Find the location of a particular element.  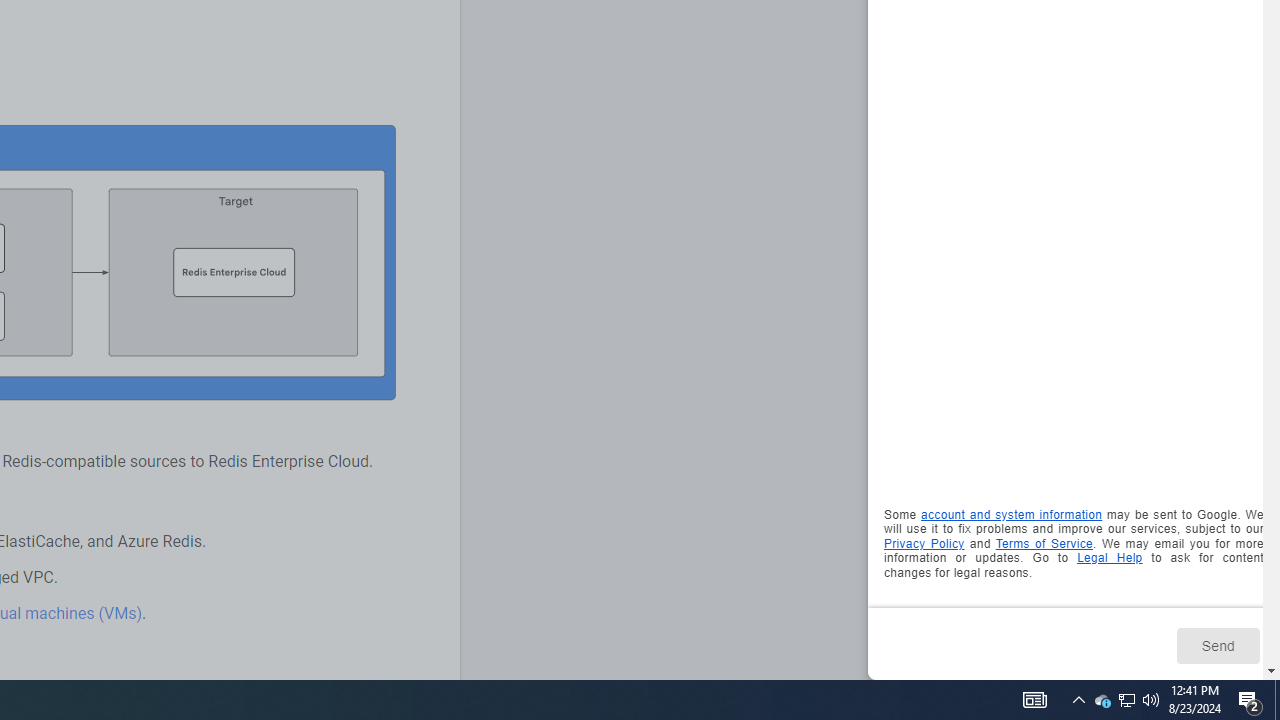

'Opens in a new tab. Privacy Policy' is located at coordinates (923, 543).